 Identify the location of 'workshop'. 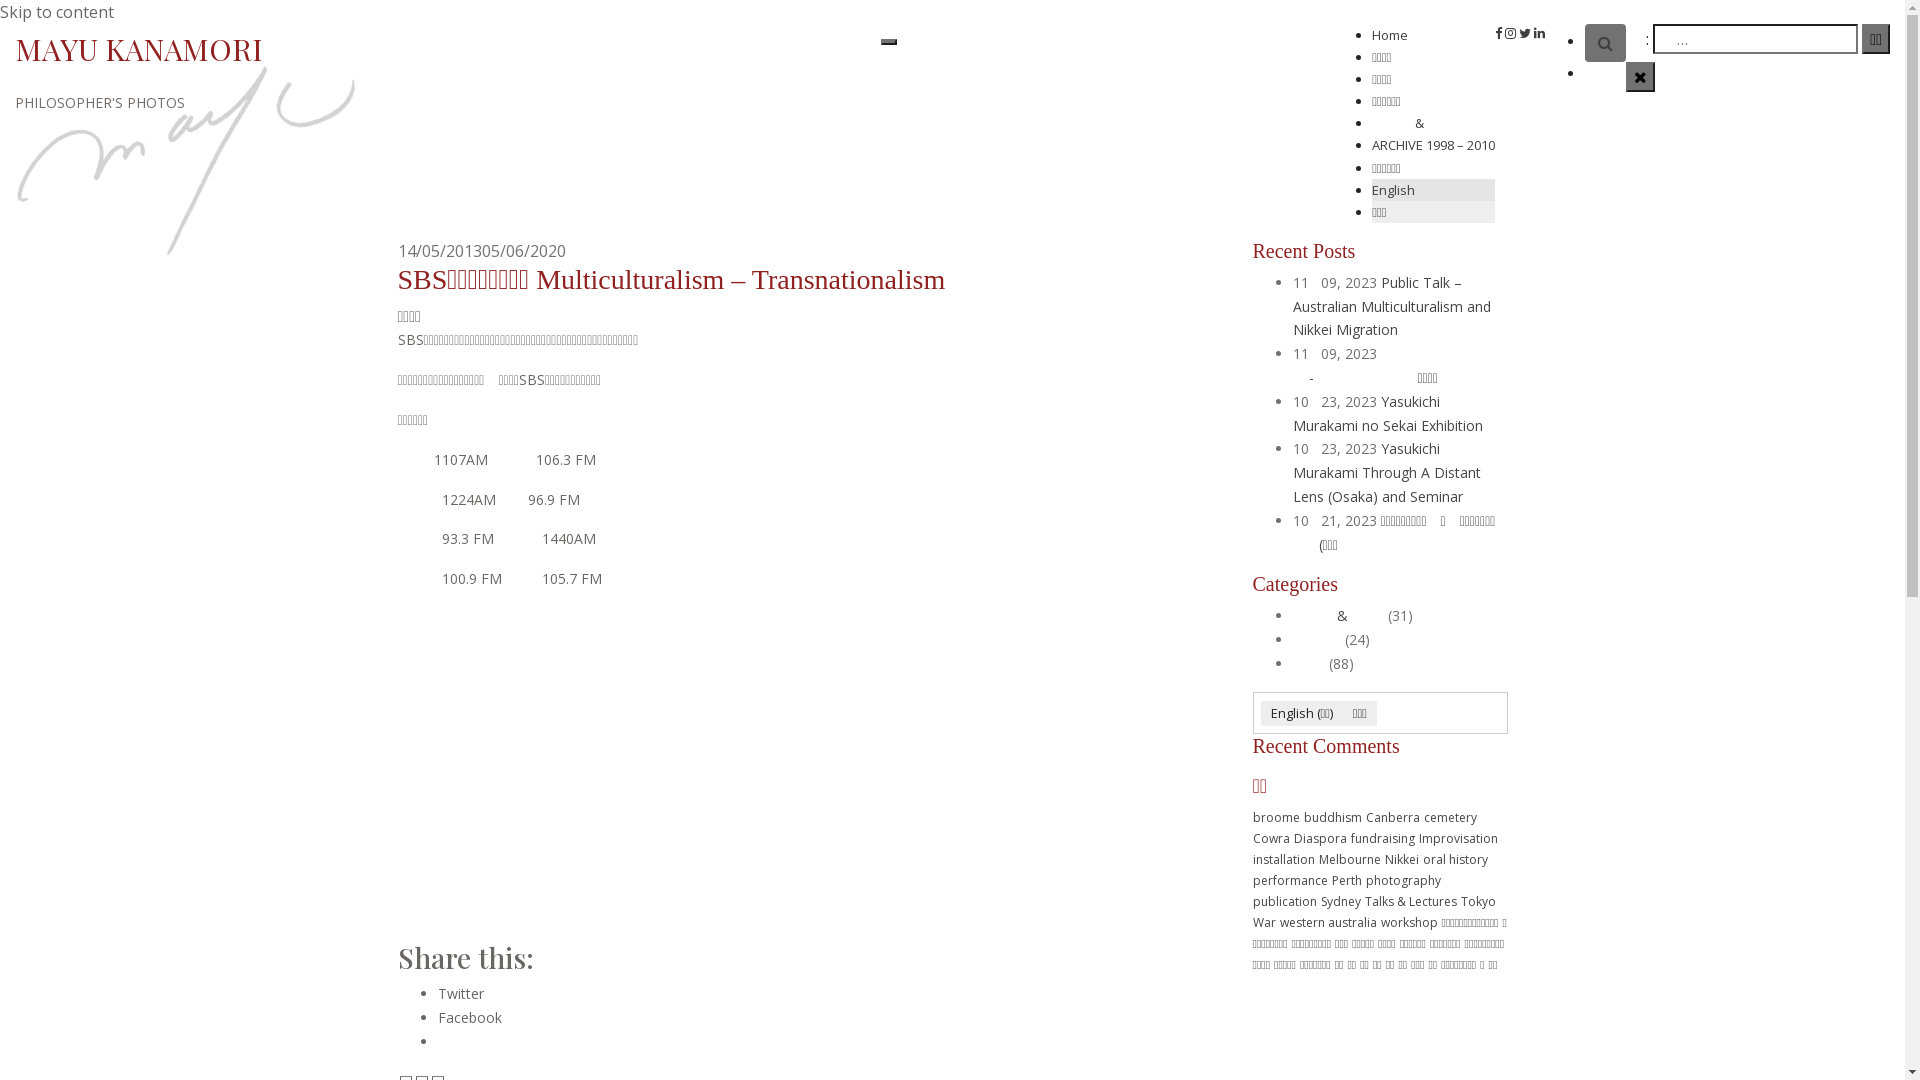
(1407, 922).